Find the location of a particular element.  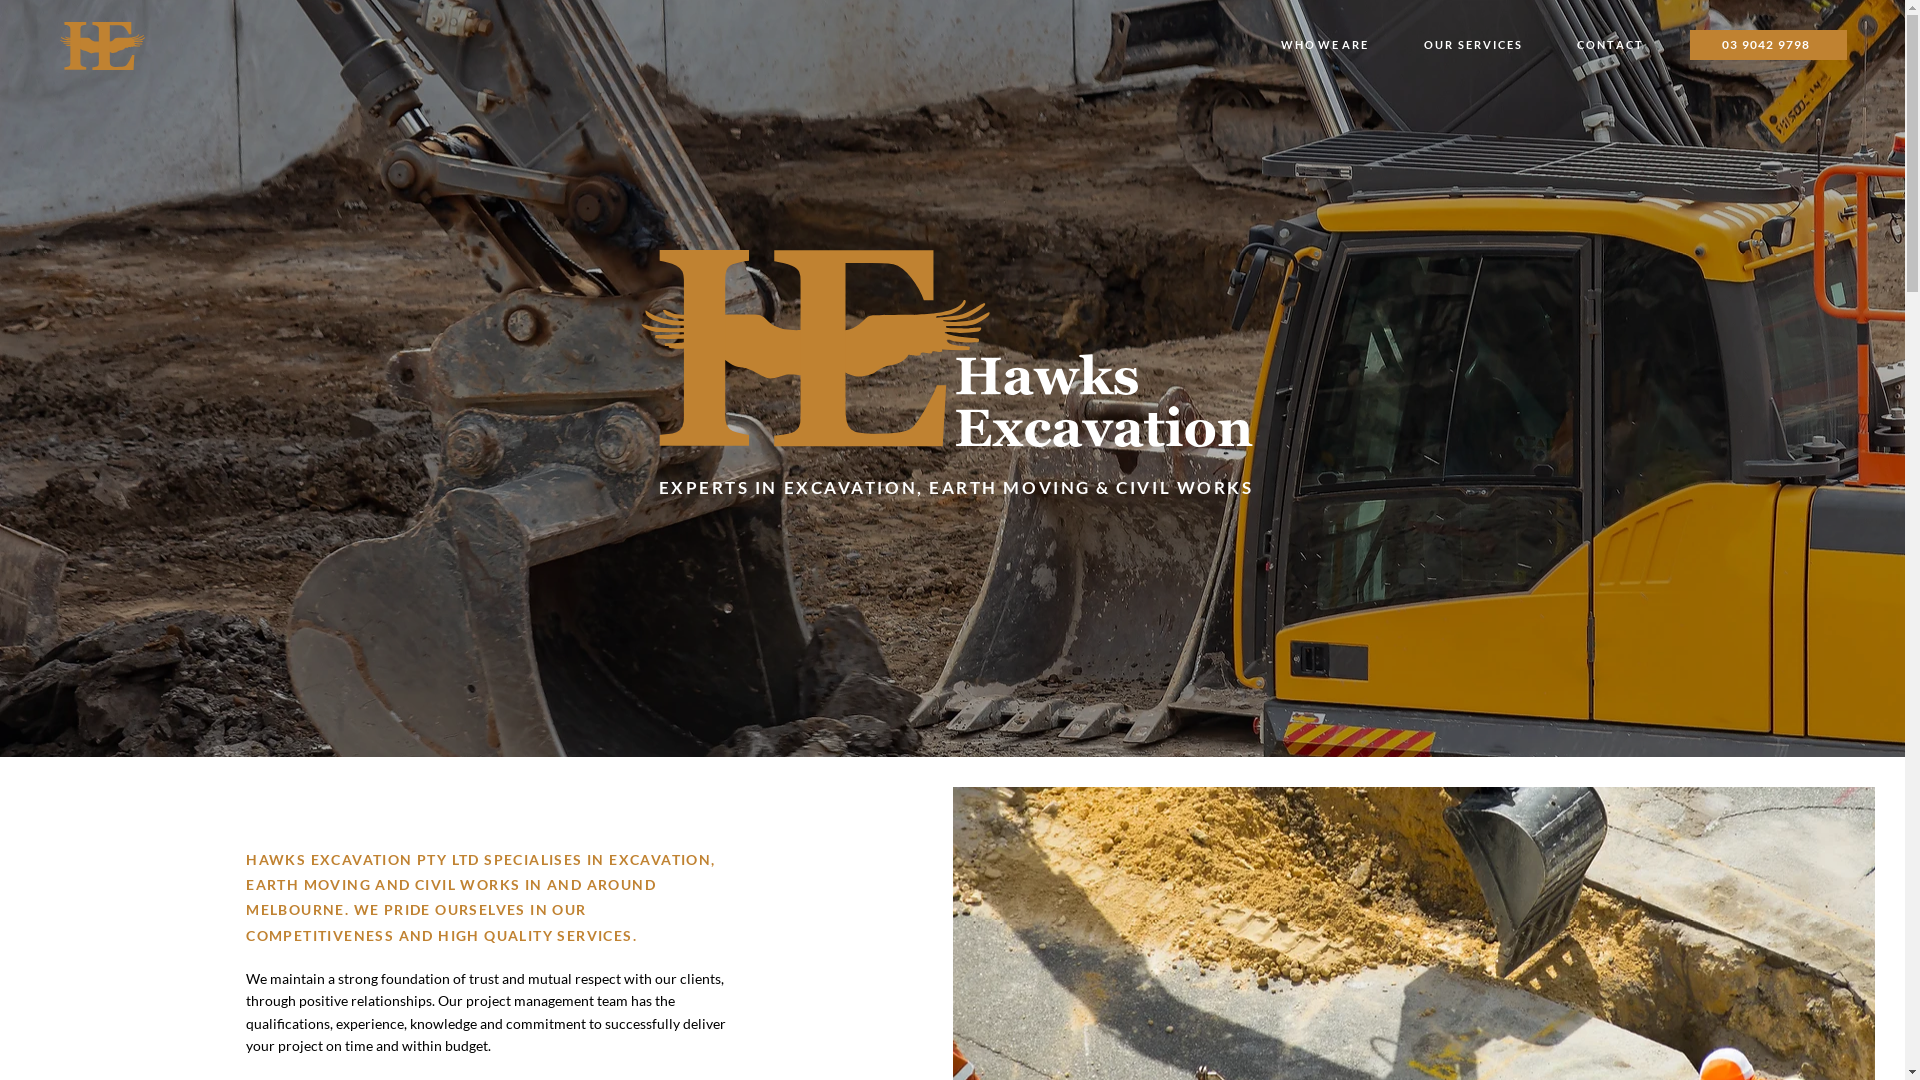

'O U R   S E R V I C E S' is located at coordinates (1394, 45).